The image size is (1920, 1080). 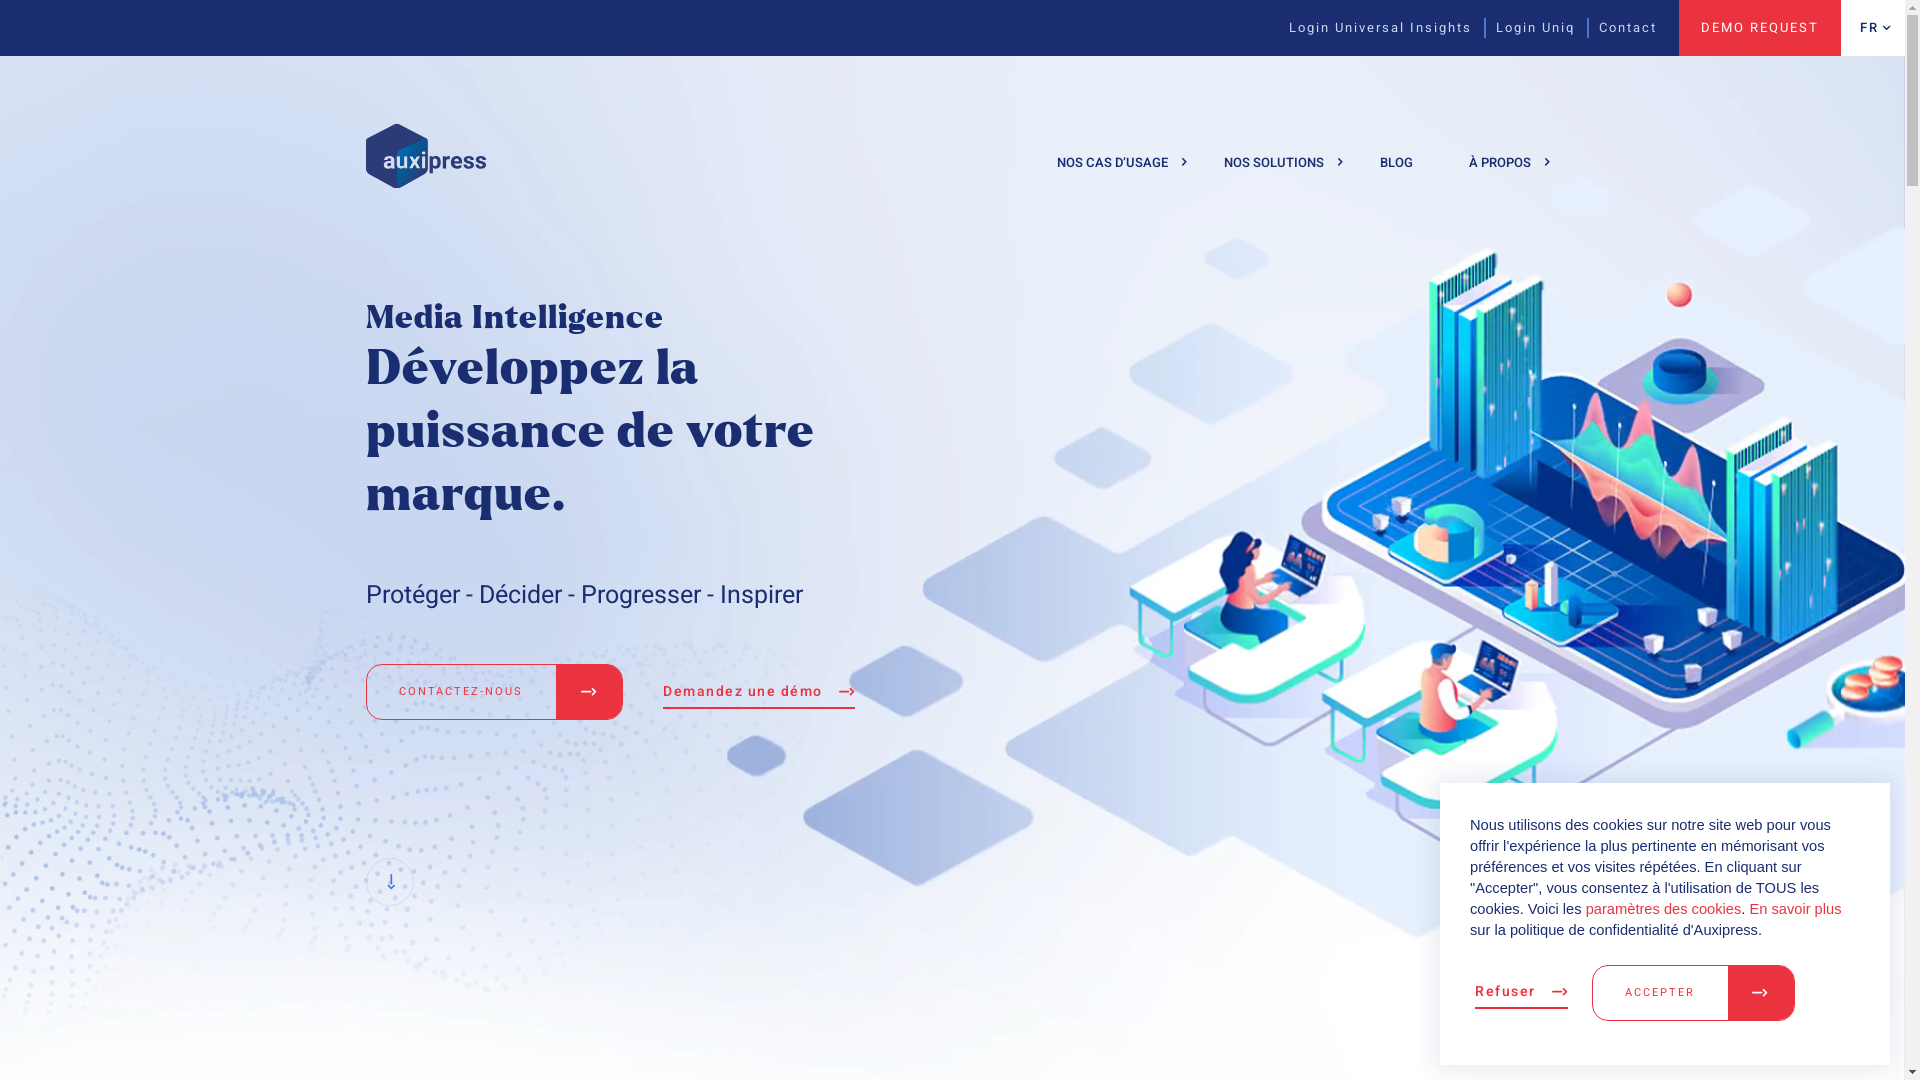 What do you see at coordinates (494, 691) in the screenshot?
I see `'CONTACTEZ-NOUS'` at bounding box center [494, 691].